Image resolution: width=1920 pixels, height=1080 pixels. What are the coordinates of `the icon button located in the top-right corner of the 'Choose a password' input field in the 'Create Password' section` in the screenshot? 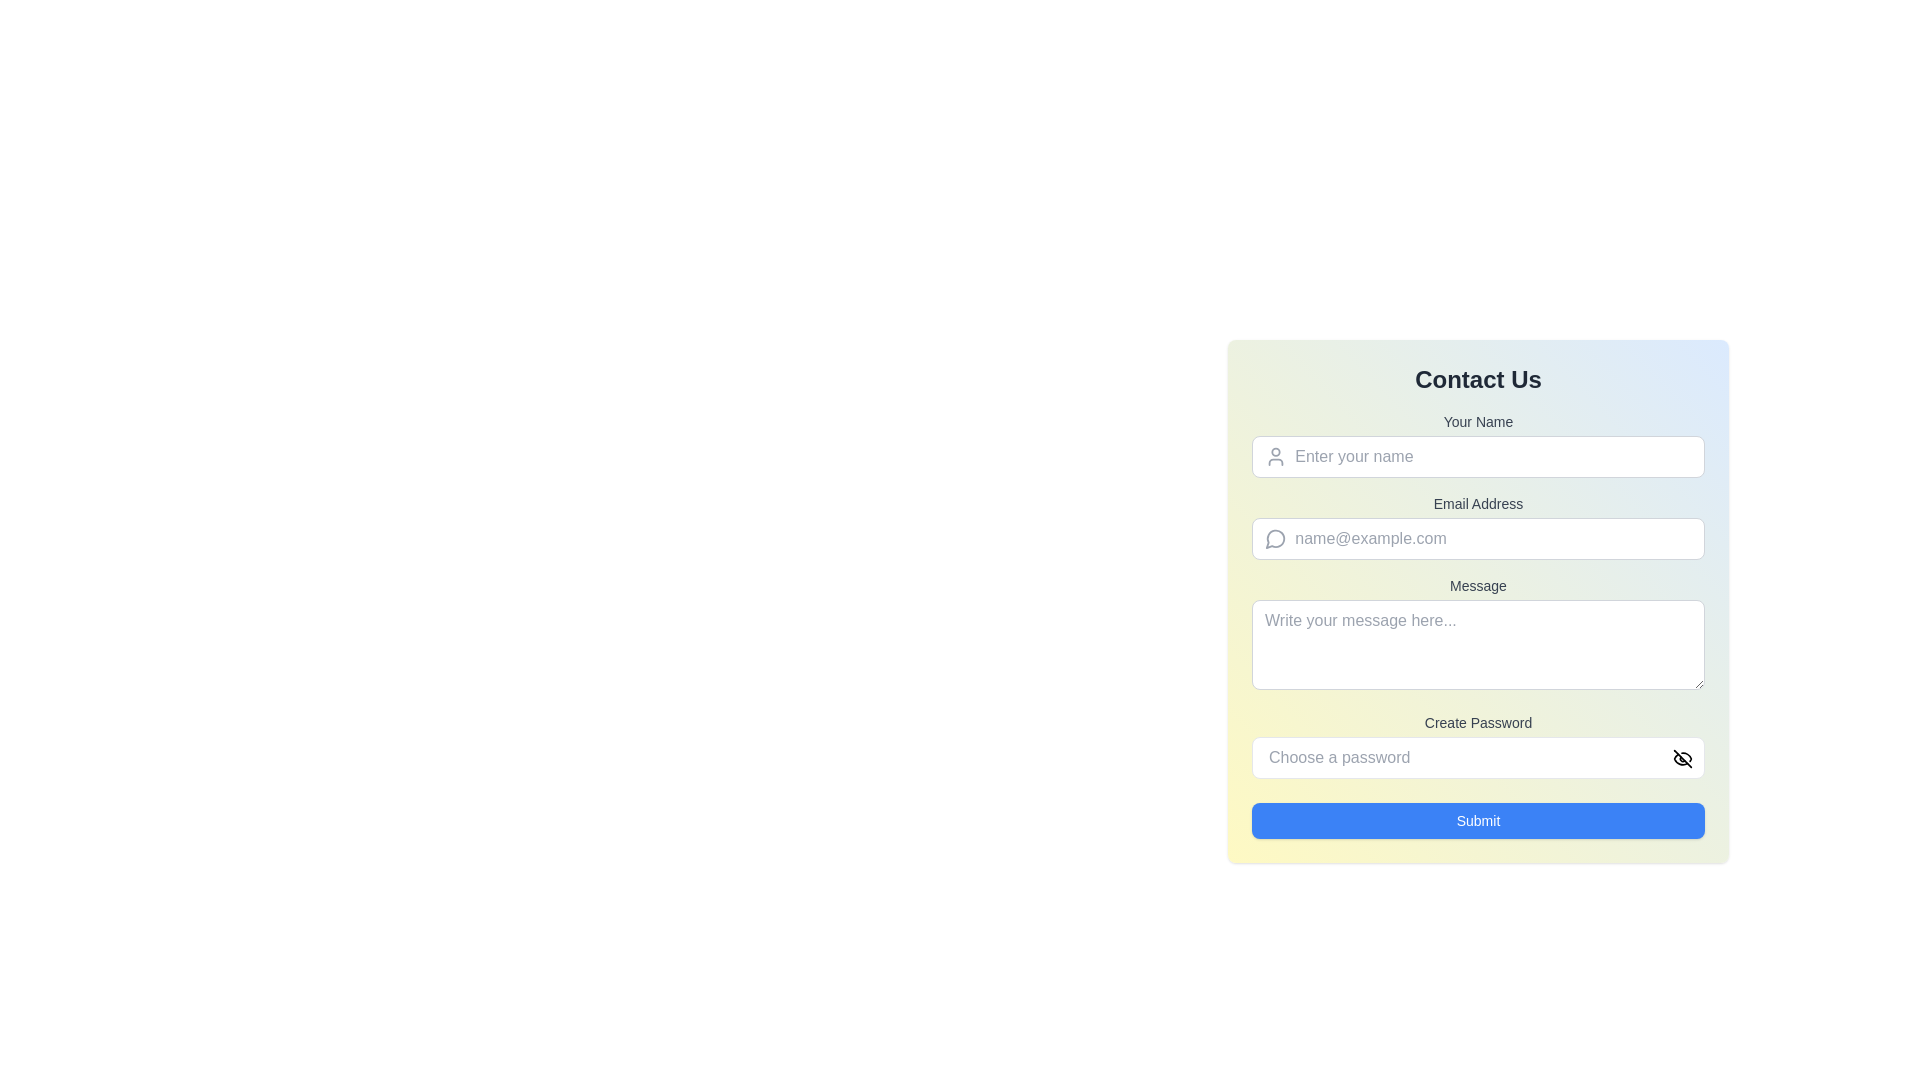 It's located at (1682, 759).